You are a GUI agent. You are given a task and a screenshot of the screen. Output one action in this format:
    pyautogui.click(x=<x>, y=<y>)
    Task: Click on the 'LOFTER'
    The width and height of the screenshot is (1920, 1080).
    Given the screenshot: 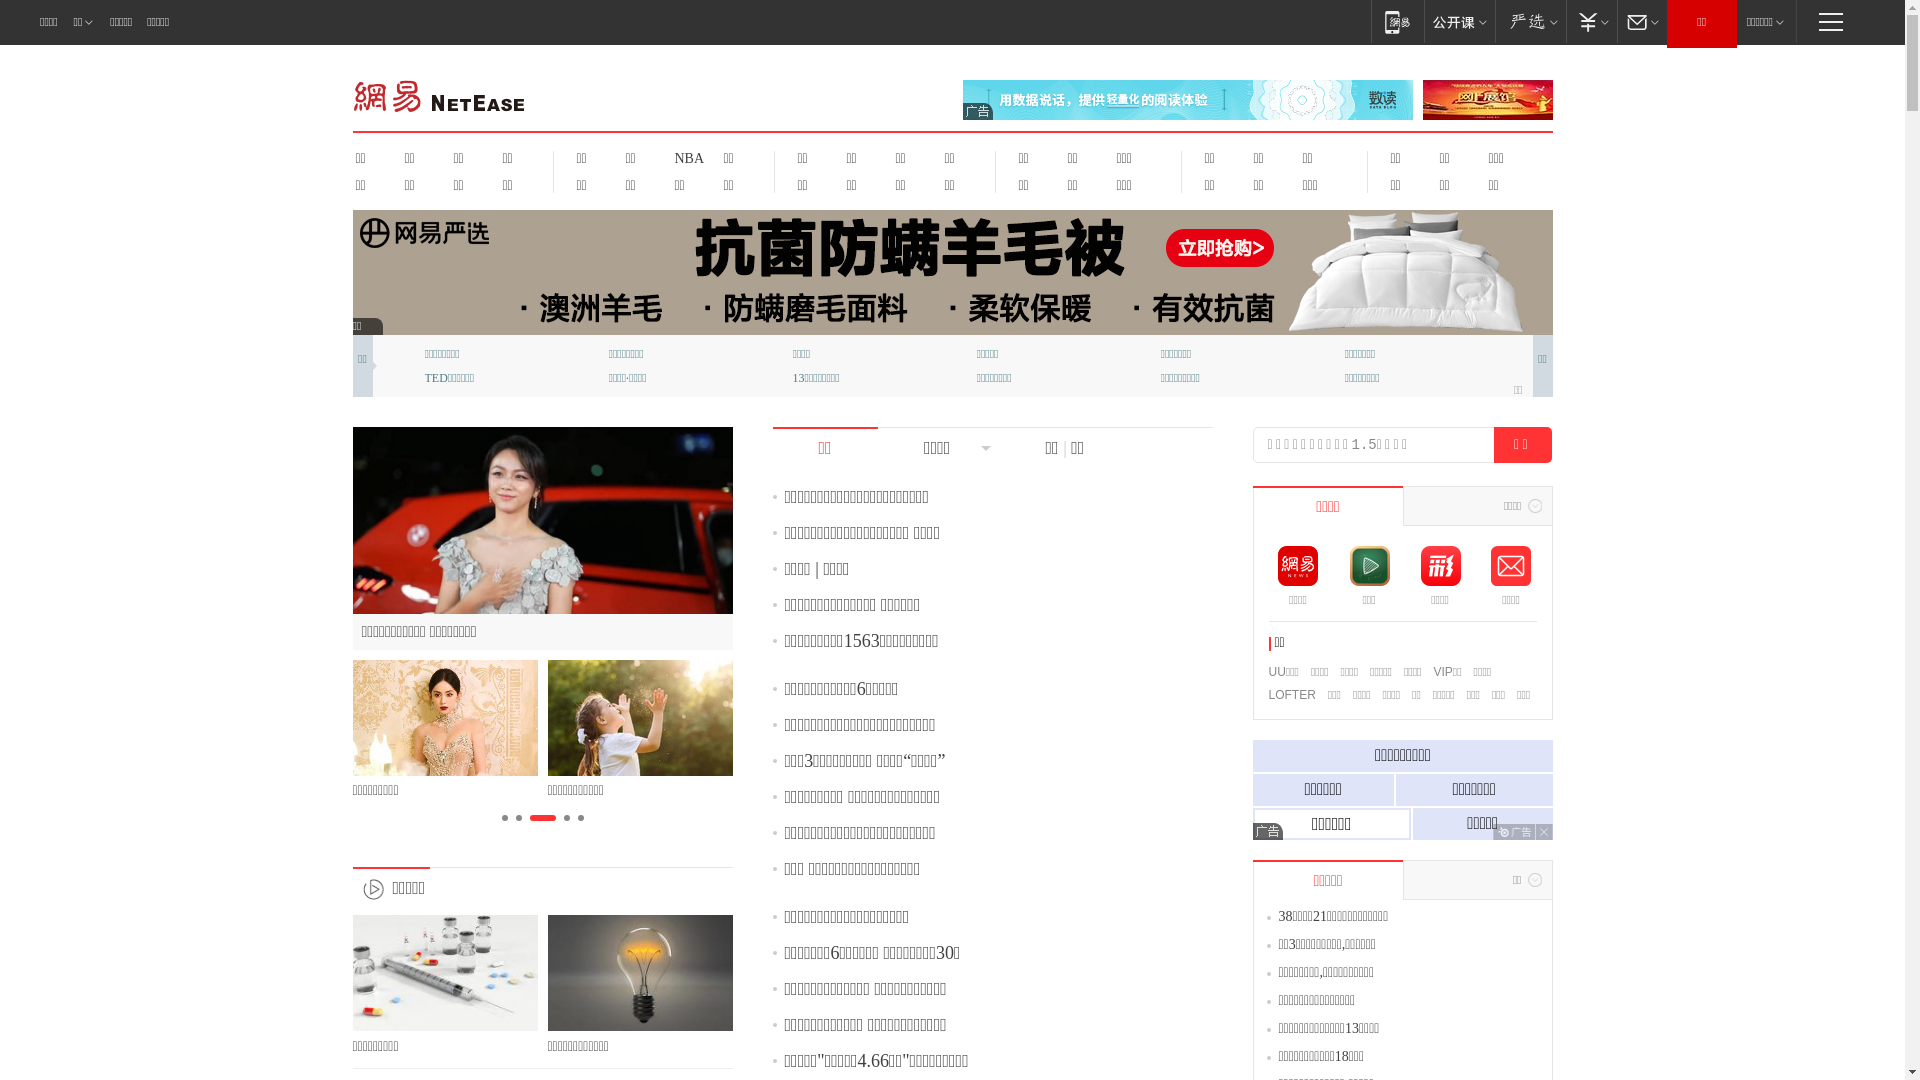 What is the action you would take?
    pyautogui.click(x=1291, y=693)
    